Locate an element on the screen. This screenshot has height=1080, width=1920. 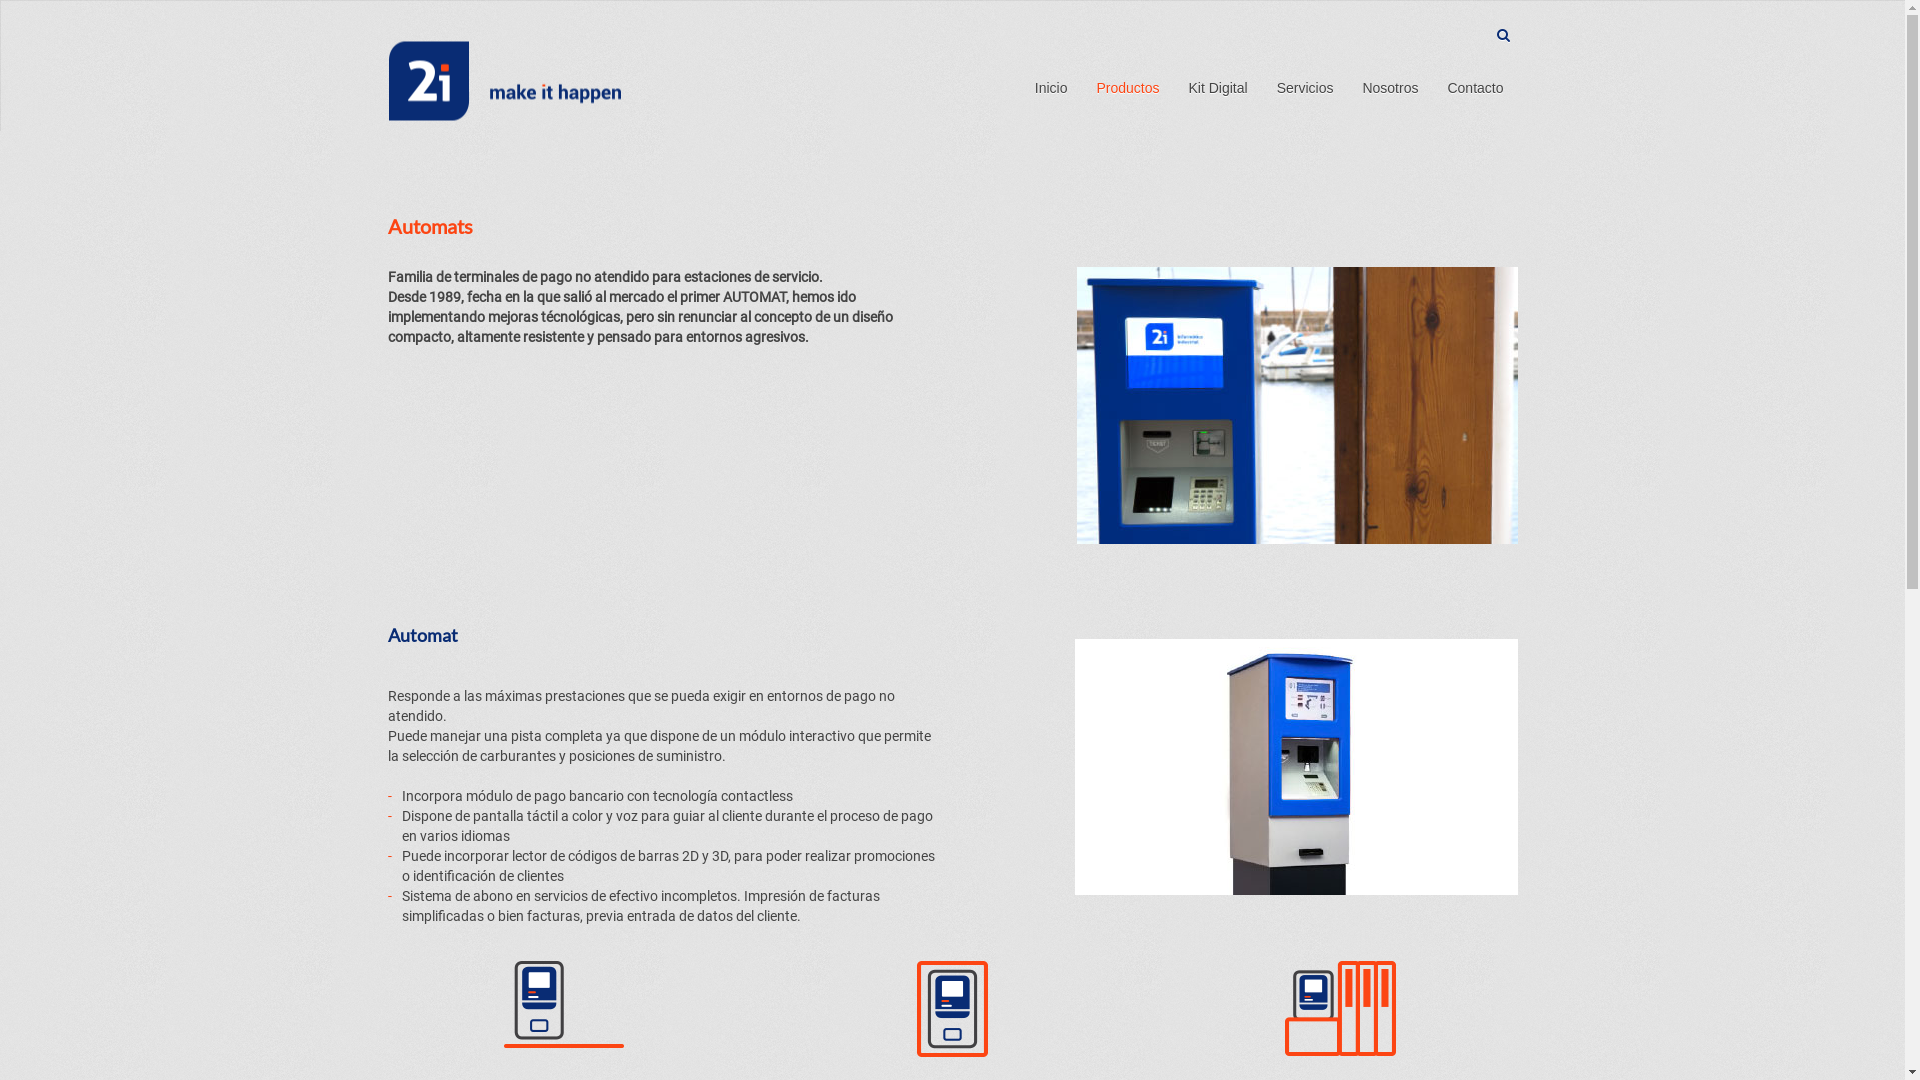
'Inicio' is located at coordinates (1050, 87).